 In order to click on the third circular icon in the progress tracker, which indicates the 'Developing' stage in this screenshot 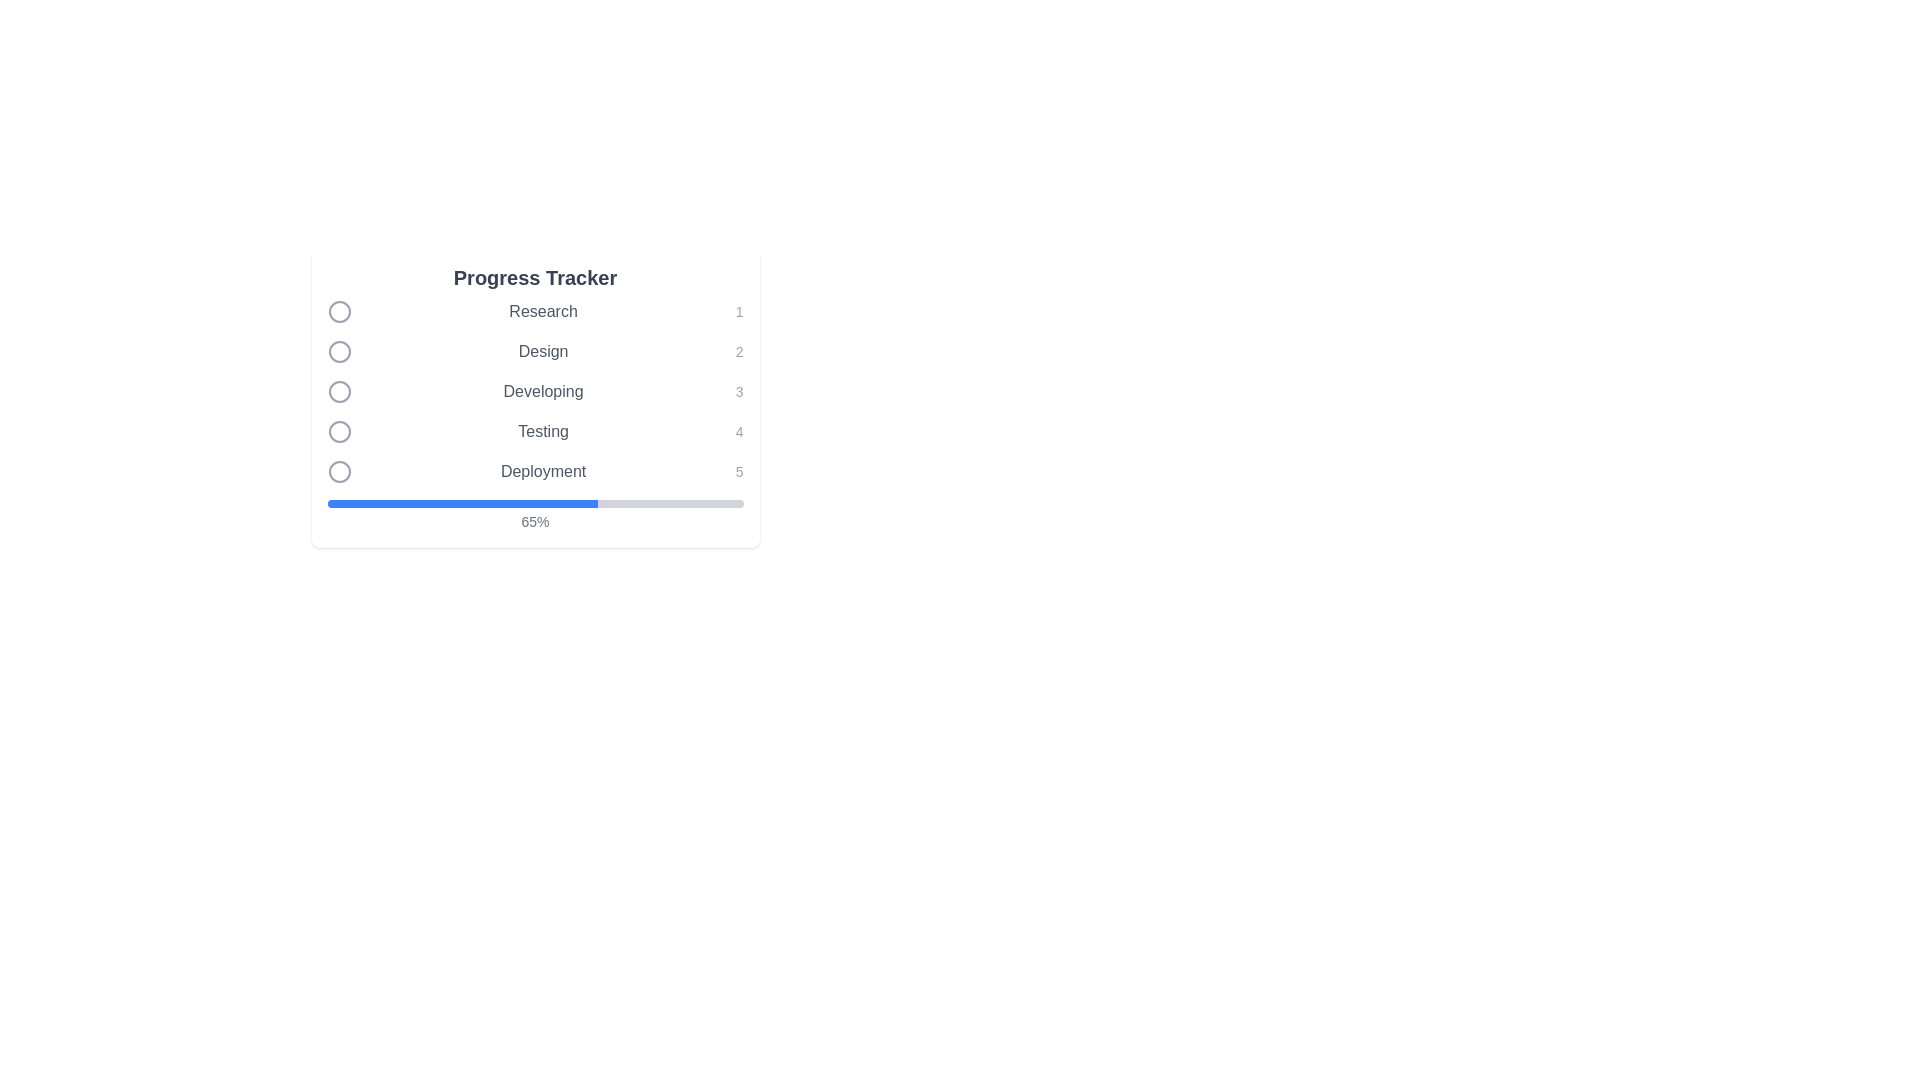, I will do `click(339, 392)`.